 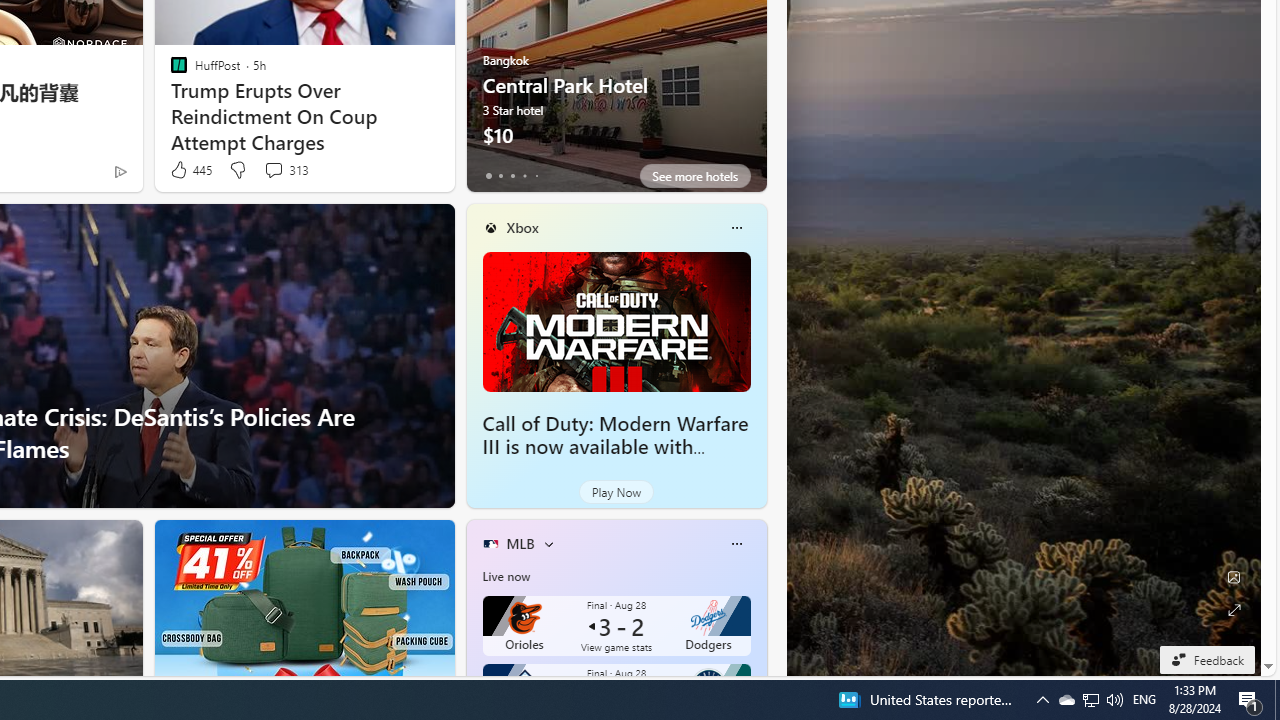 What do you see at coordinates (1232, 609) in the screenshot?
I see `'Expand background'` at bounding box center [1232, 609].